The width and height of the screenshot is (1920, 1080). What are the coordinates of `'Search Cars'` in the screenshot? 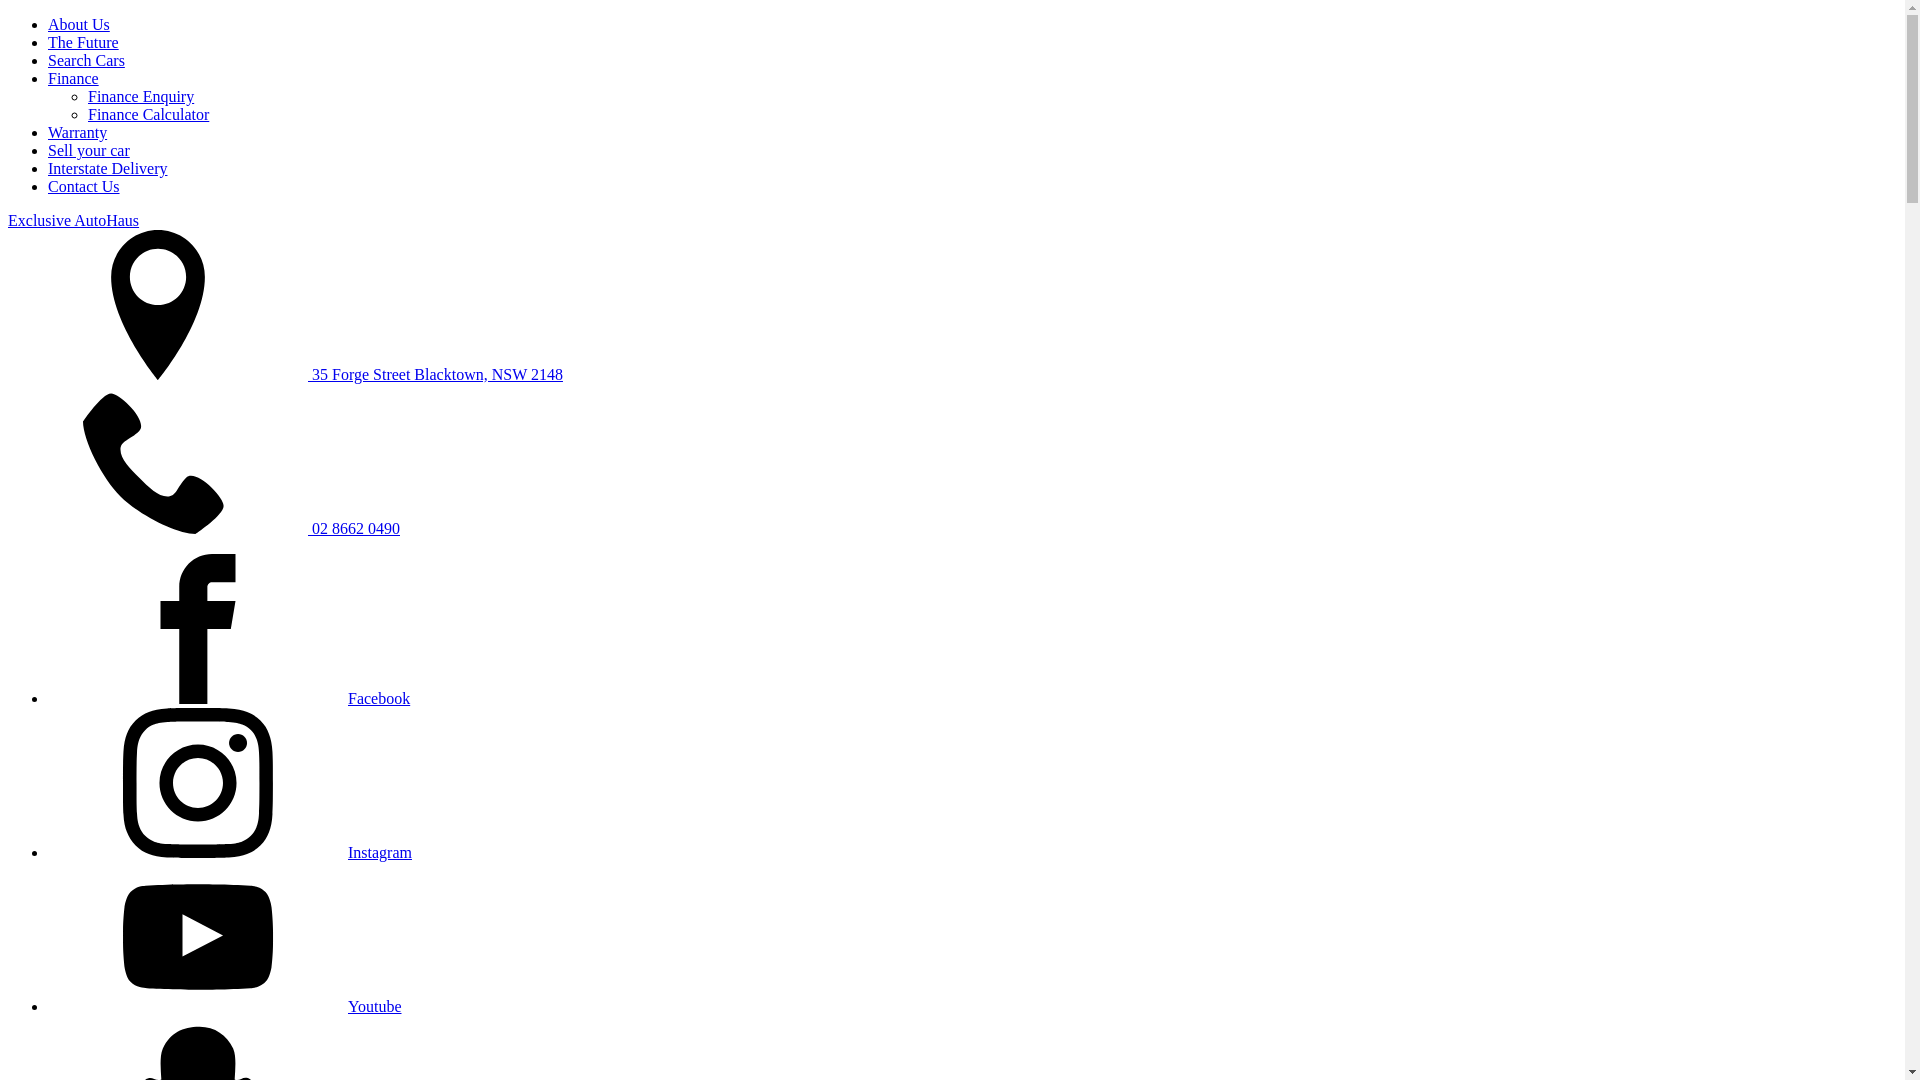 It's located at (85, 59).